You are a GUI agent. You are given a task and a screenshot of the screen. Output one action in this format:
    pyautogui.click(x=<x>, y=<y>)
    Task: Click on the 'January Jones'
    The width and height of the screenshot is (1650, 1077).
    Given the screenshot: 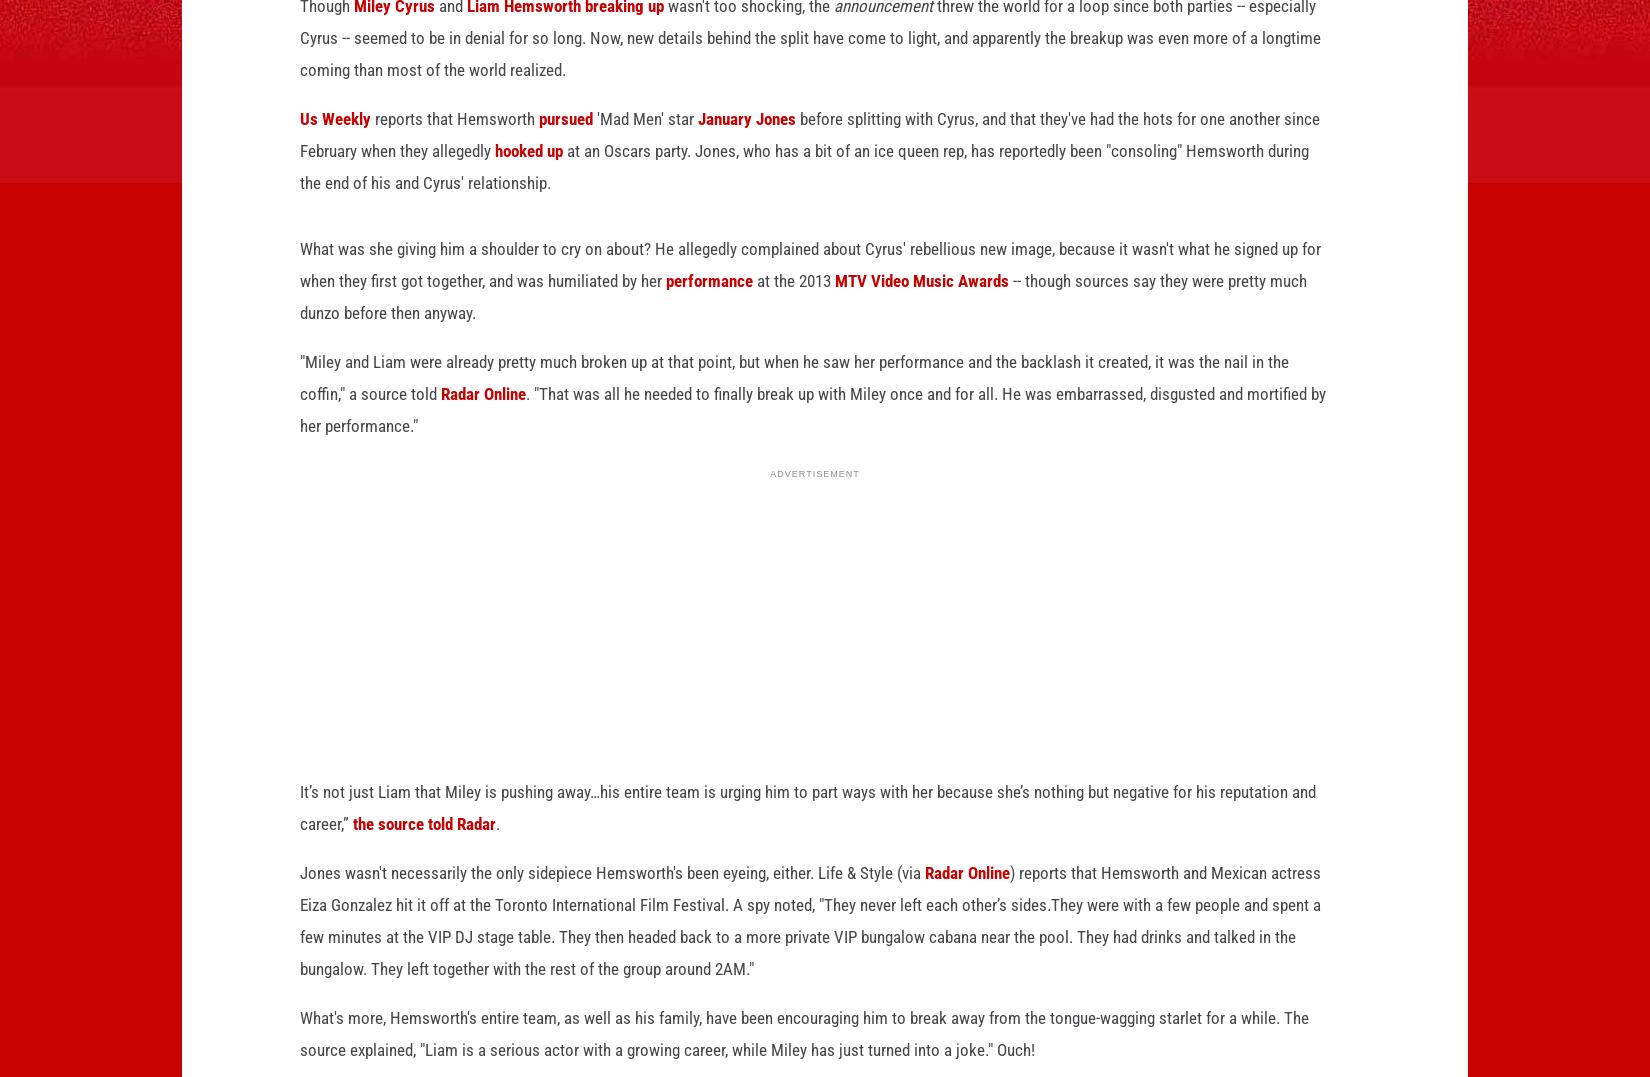 What is the action you would take?
    pyautogui.click(x=745, y=150)
    